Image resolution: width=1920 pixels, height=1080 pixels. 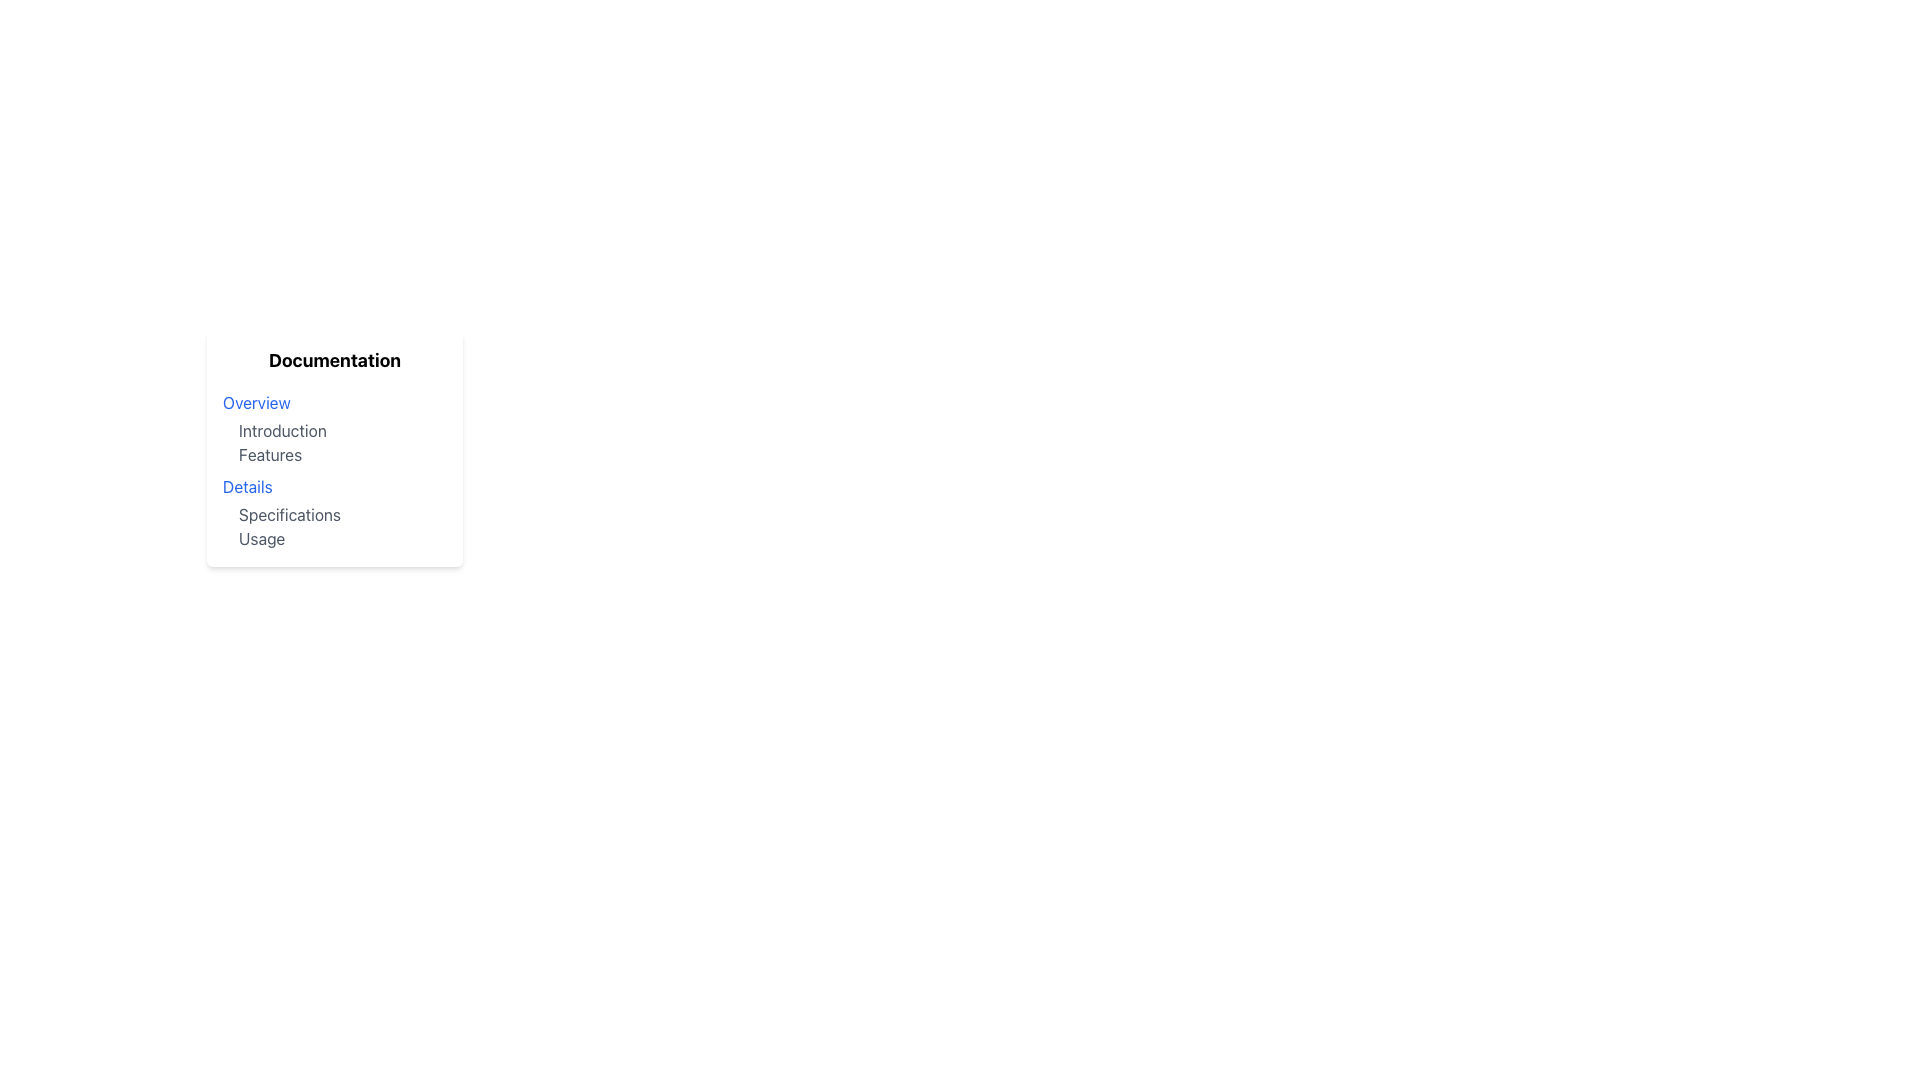 I want to click on the hyperlink labeled 'Details', which is styled in blue and underlined on hover, so click(x=246, y=486).